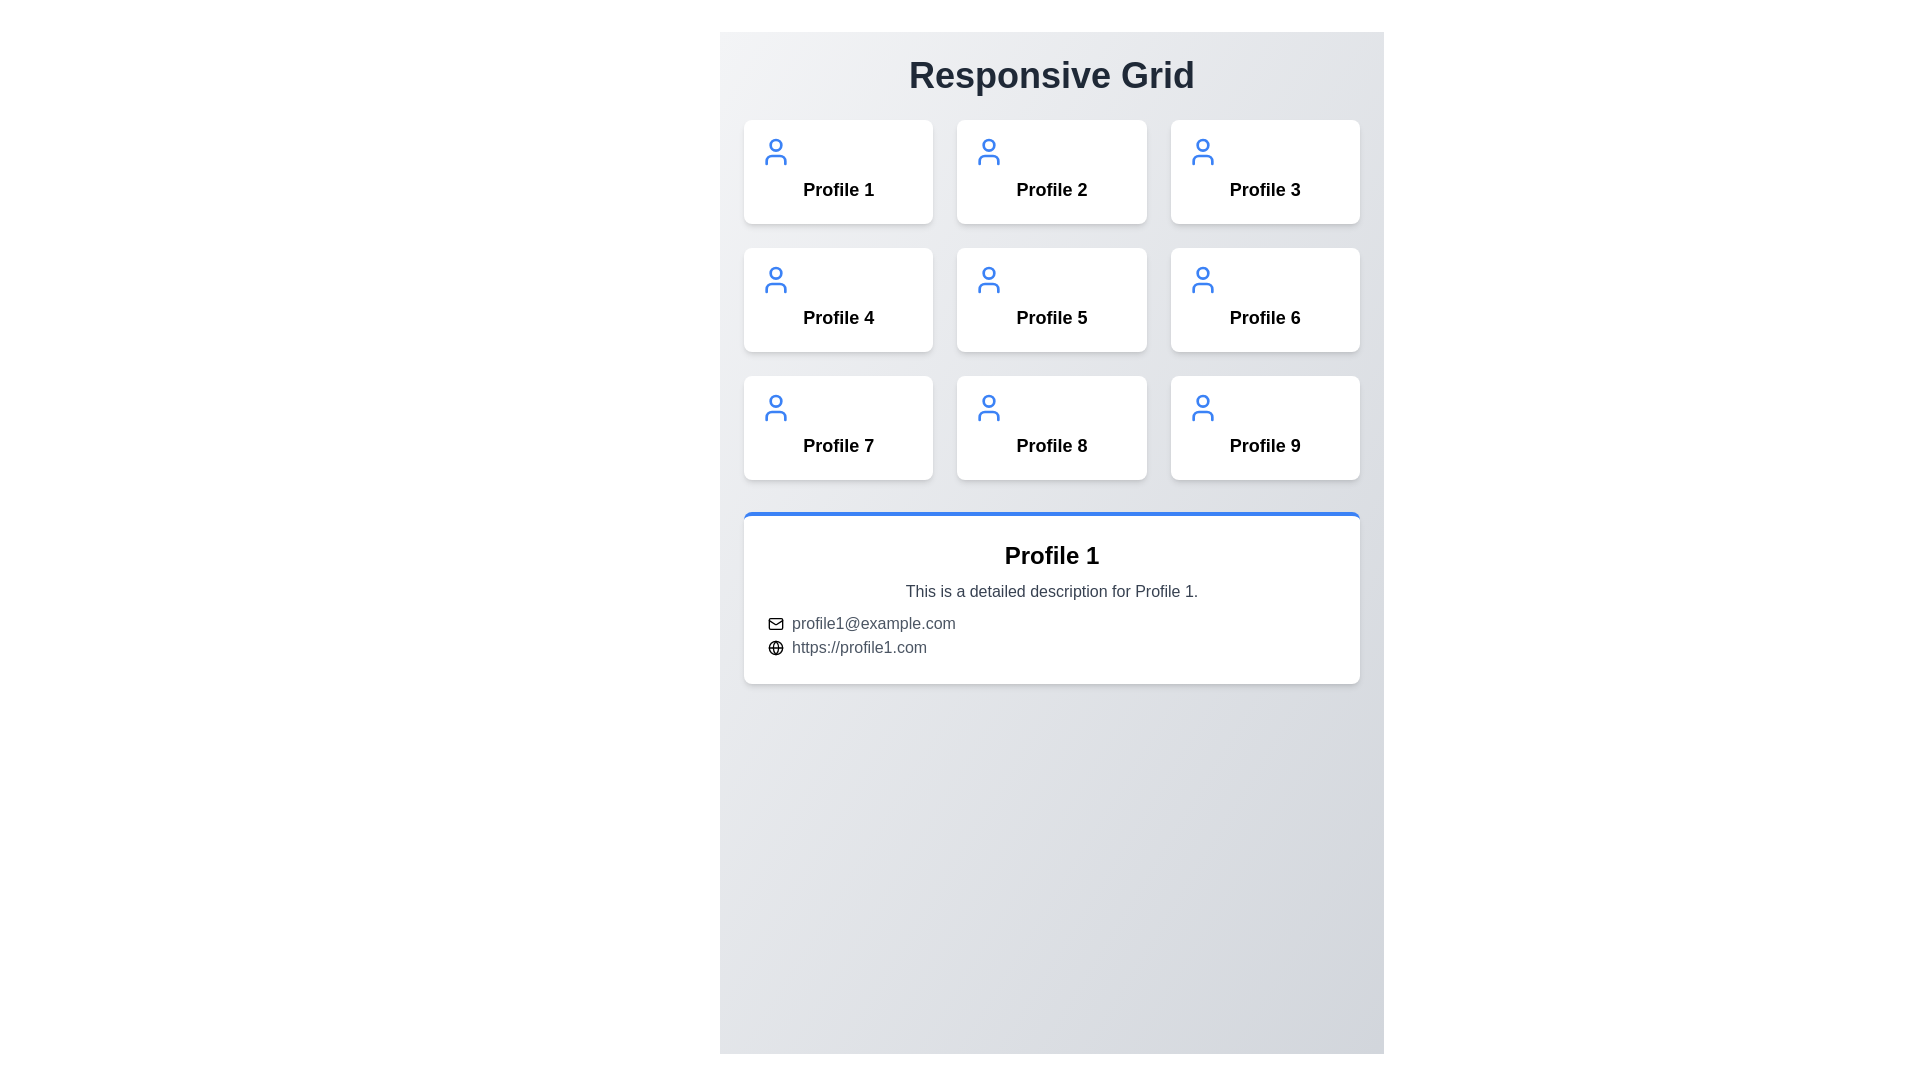 This screenshot has height=1080, width=1920. Describe the element at coordinates (989, 273) in the screenshot. I see `the Circular SVG element representing the user profile in Profile 5 card, which is centrally positioned above the label 'Profile 5'` at that location.